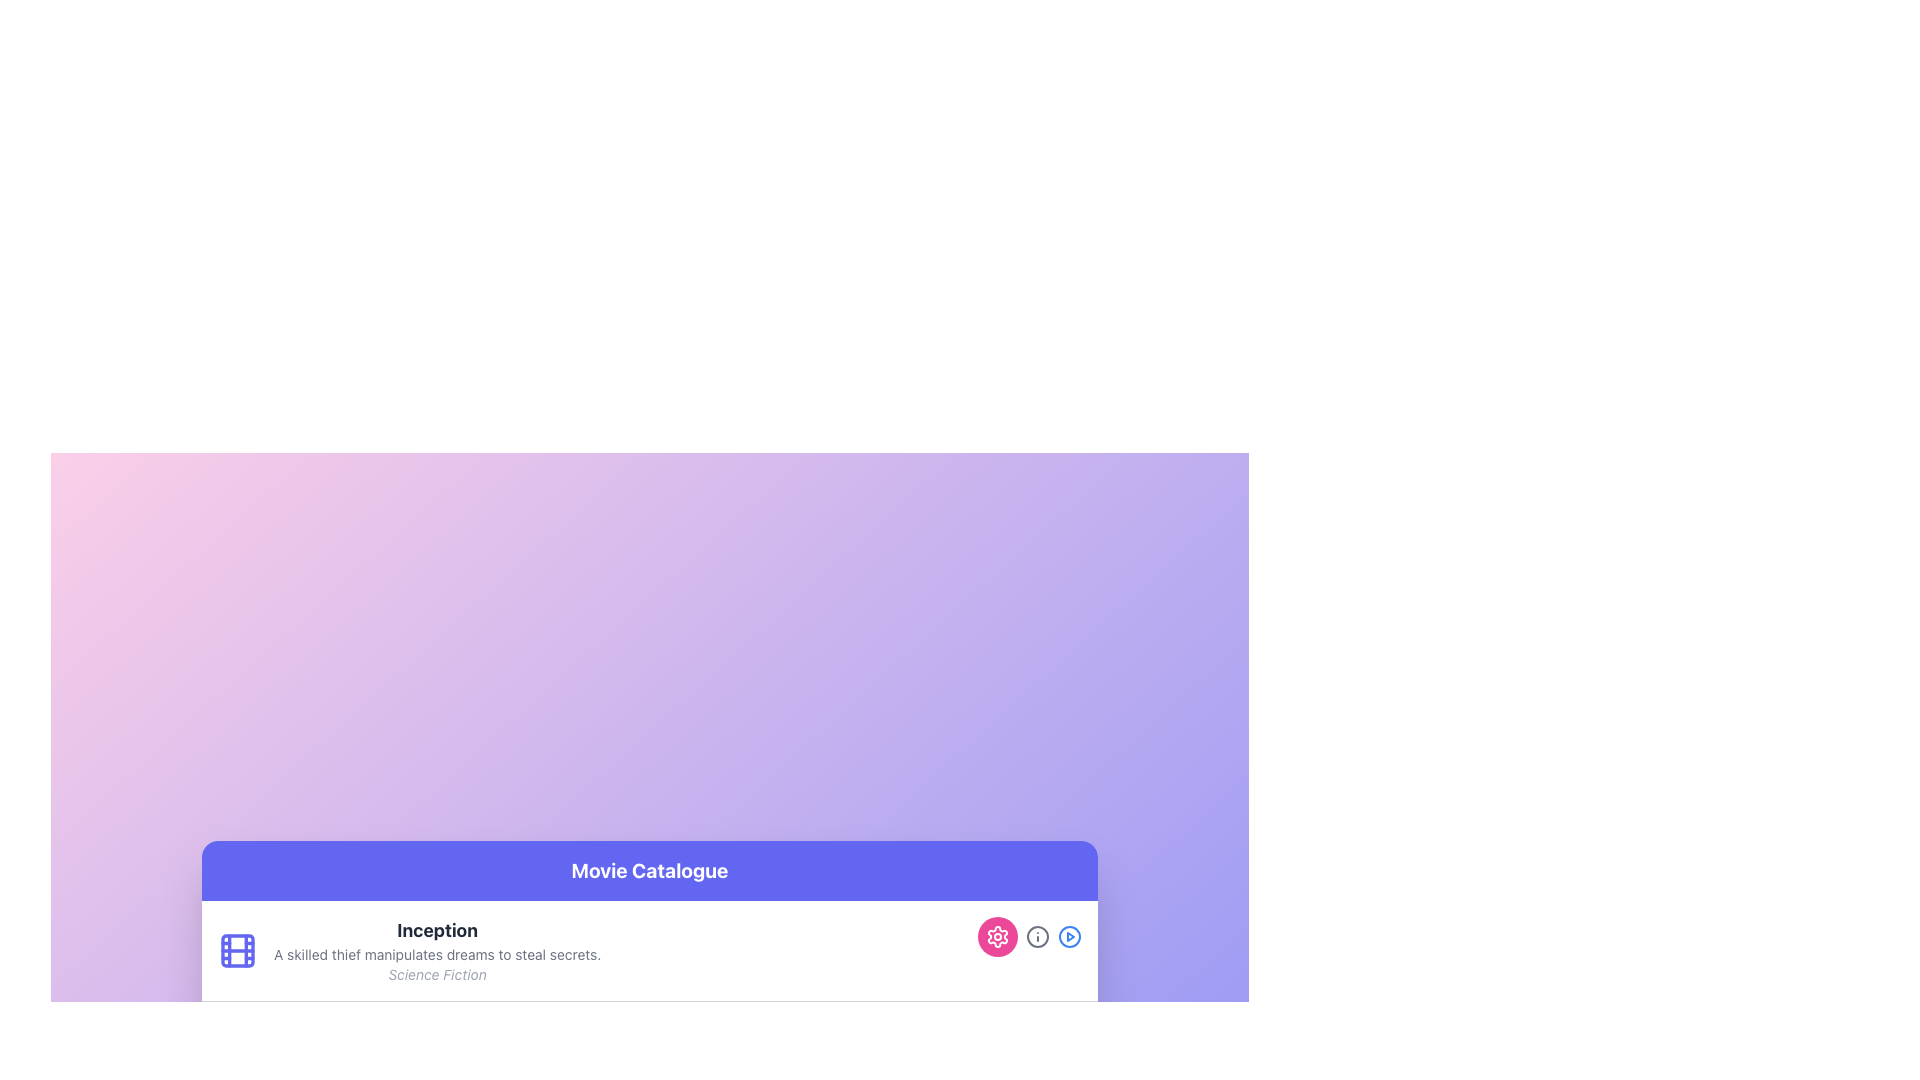 Image resolution: width=1920 pixels, height=1080 pixels. I want to click on the central circular shape within the SVG graphic, which serves as a decorative or functional part of an icon, so click(1037, 936).